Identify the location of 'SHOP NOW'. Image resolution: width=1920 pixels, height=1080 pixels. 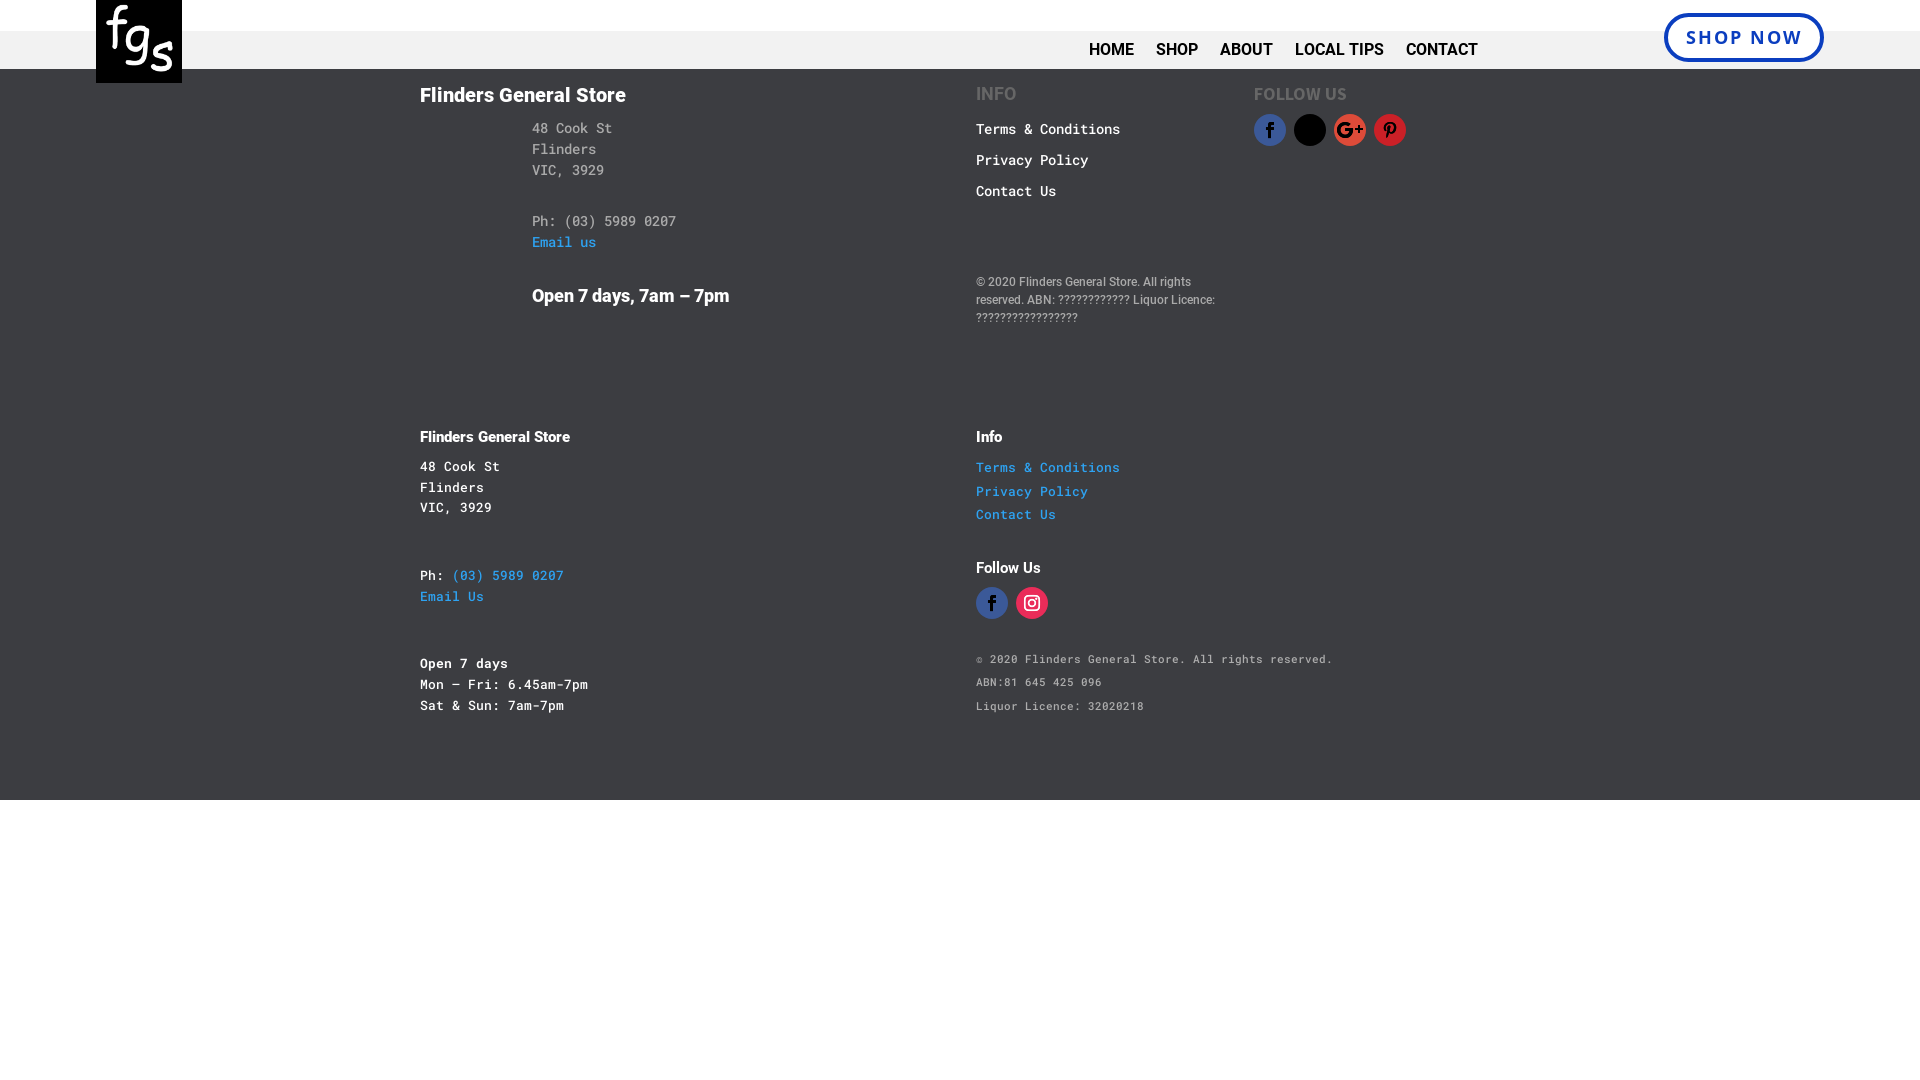
(1742, 37).